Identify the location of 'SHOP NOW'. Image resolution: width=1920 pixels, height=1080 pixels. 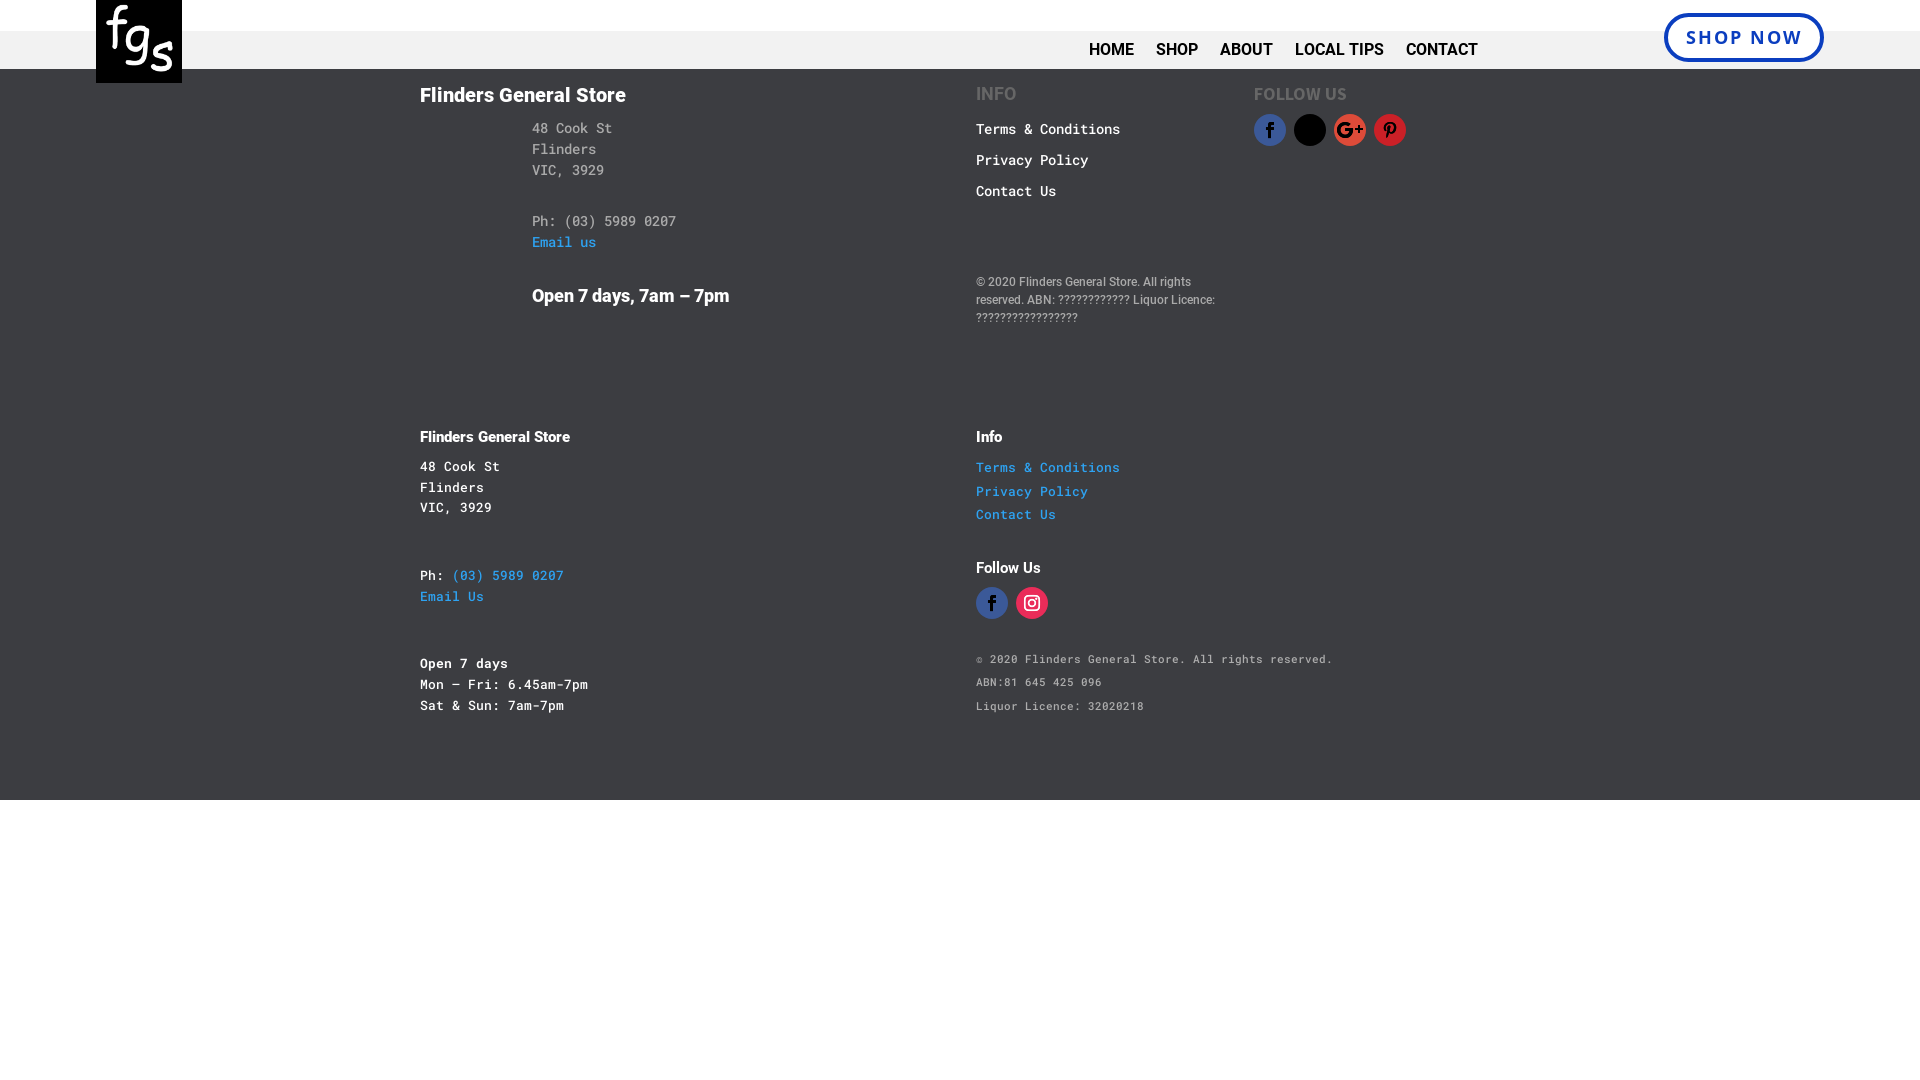
(1742, 37).